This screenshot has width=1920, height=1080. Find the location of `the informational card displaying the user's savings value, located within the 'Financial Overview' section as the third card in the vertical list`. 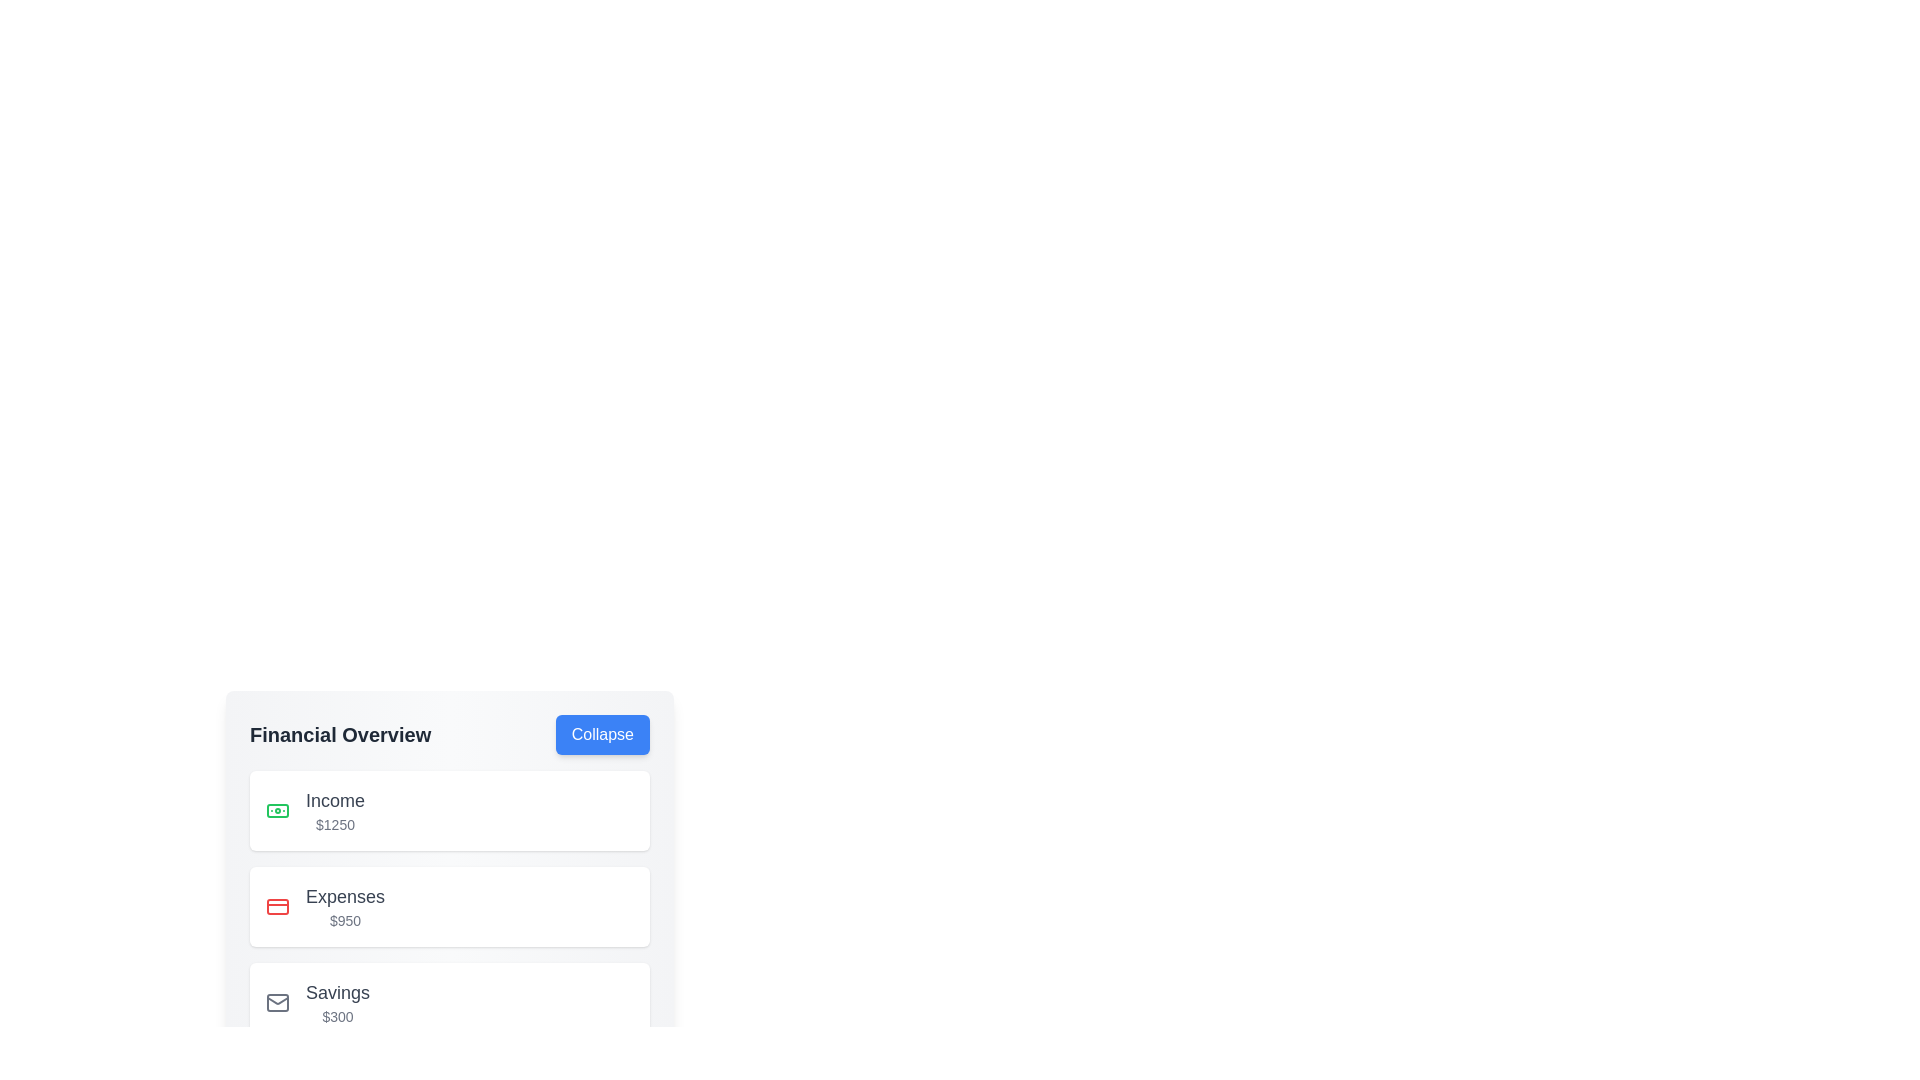

the informational card displaying the user's savings value, located within the 'Financial Overview' section as the third card in the vertical list is located at coordinates (449, 1002).